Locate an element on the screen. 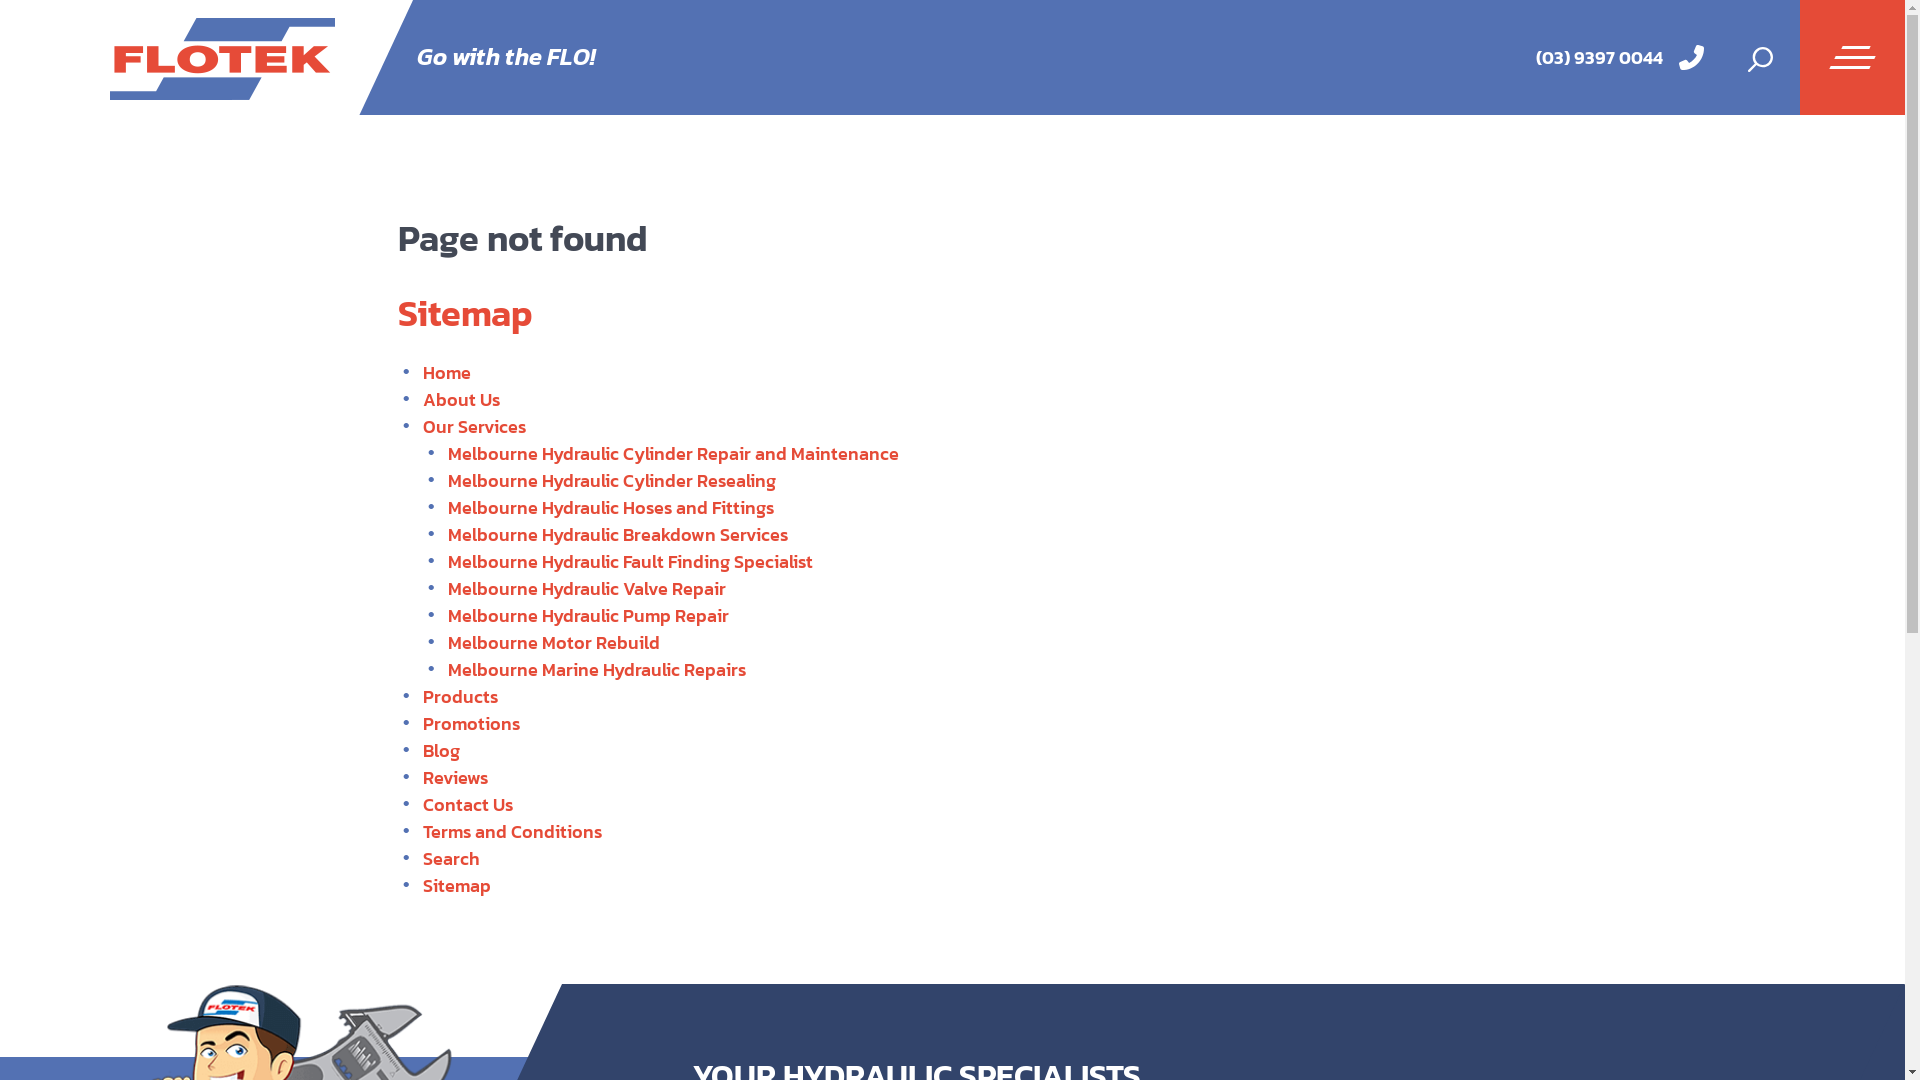  'Terms and Conditions' is located at coordinates (511, 831).